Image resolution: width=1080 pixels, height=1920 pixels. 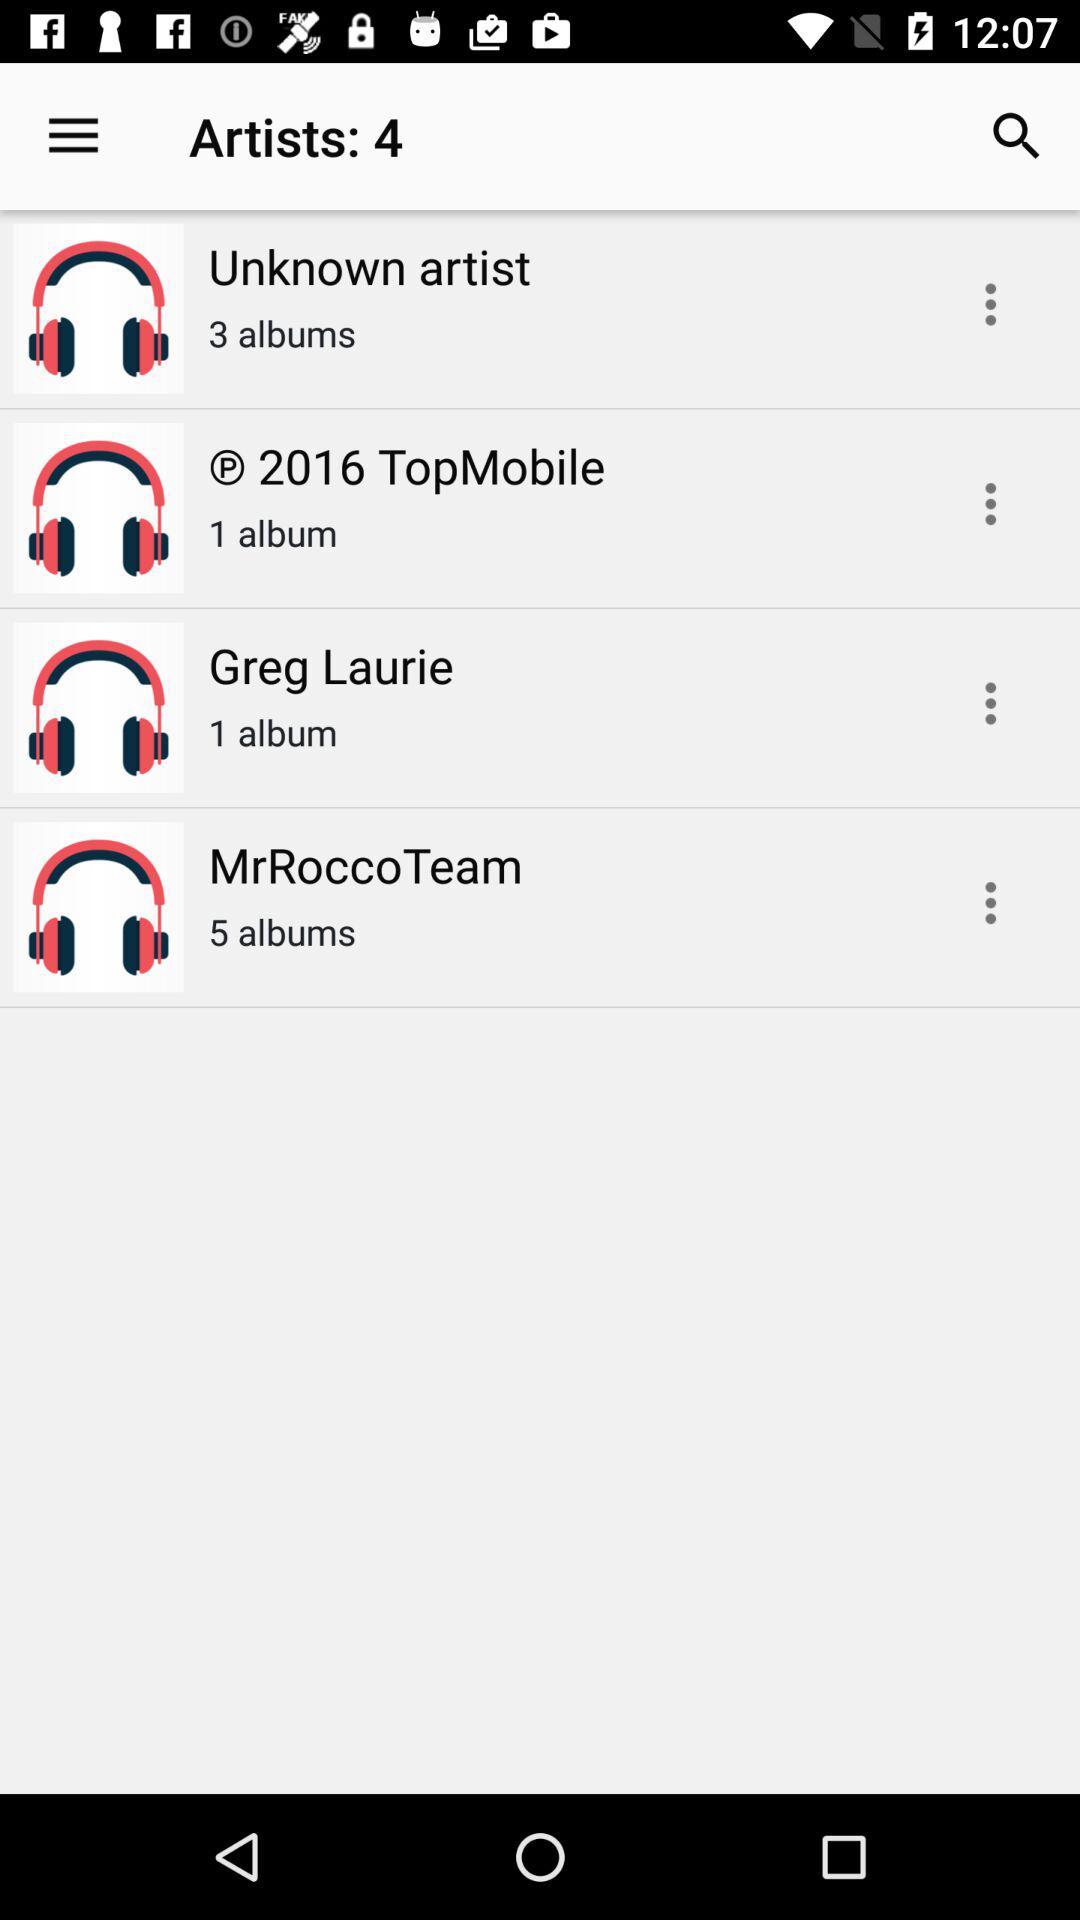 I want to click on additional options, so click(x=990, y=703).